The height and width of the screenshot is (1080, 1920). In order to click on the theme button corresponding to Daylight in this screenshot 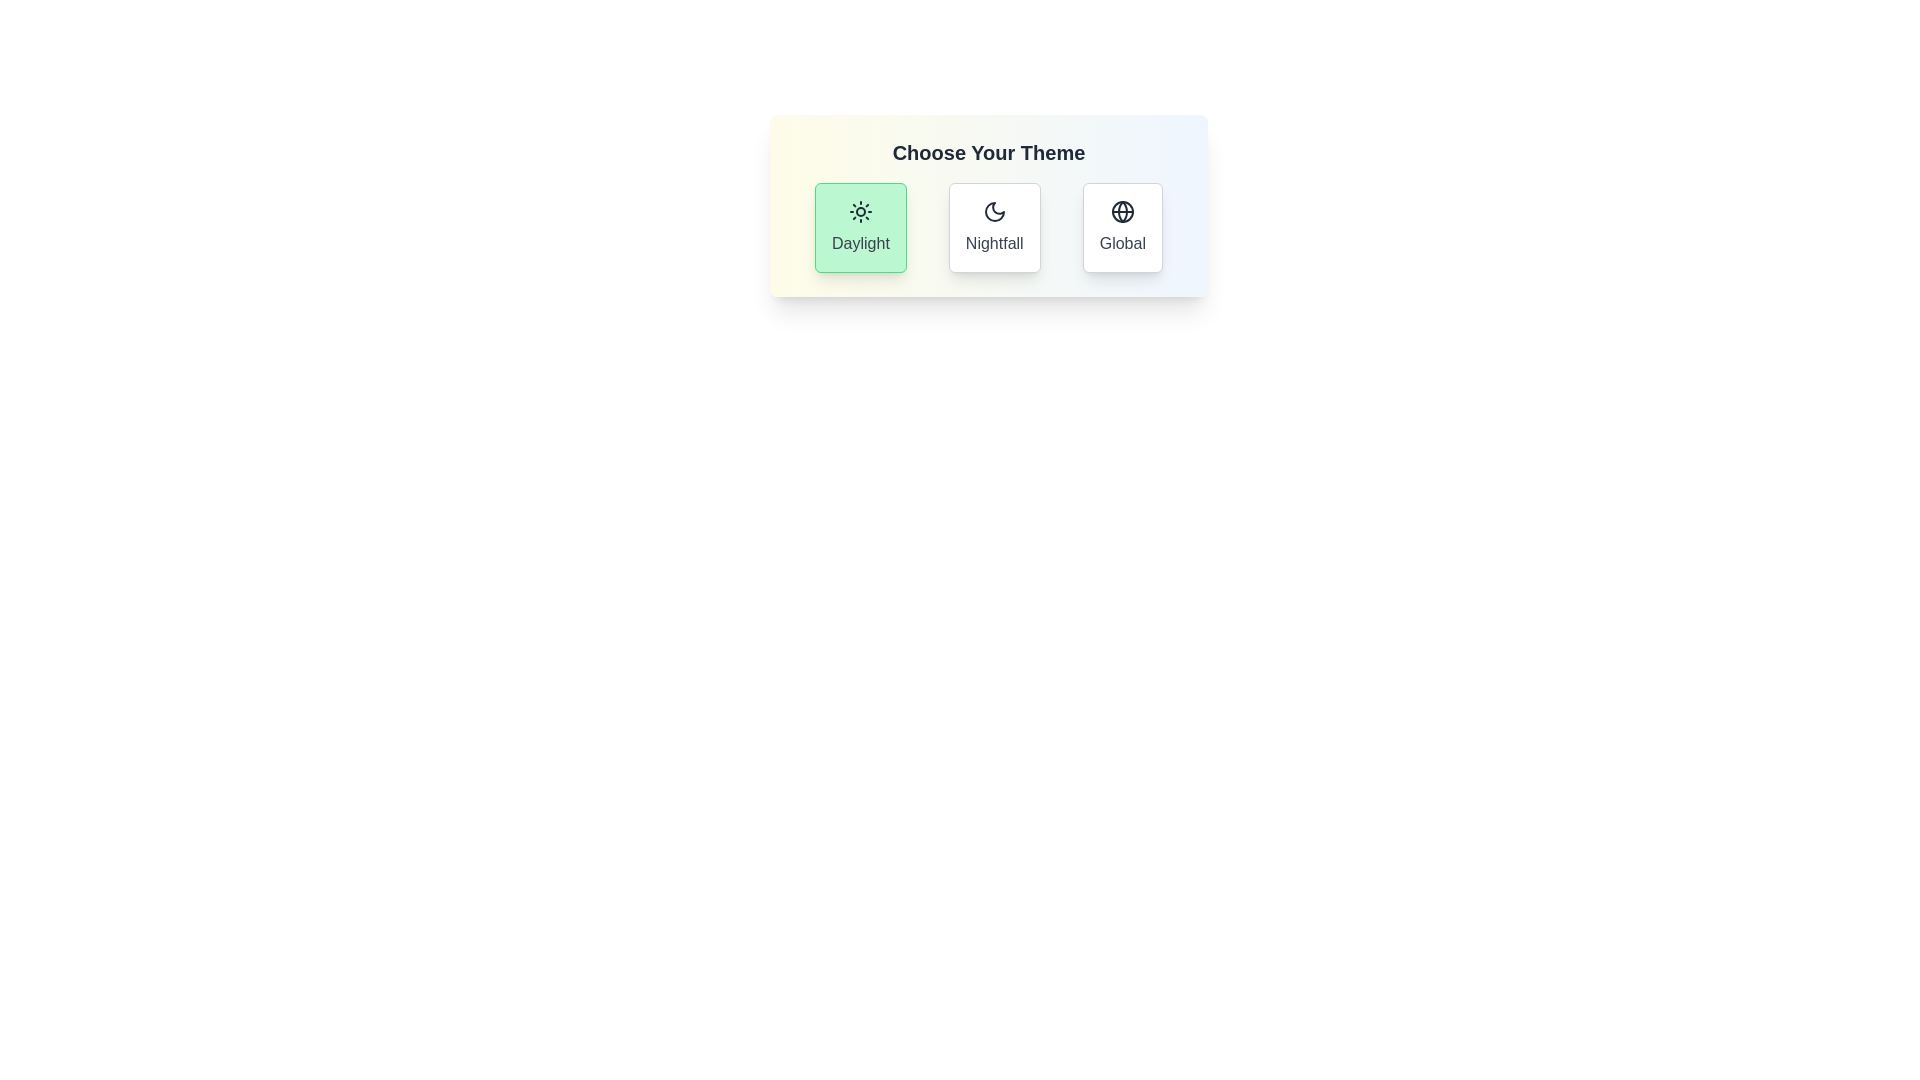, I will do `click(860, 226)`.